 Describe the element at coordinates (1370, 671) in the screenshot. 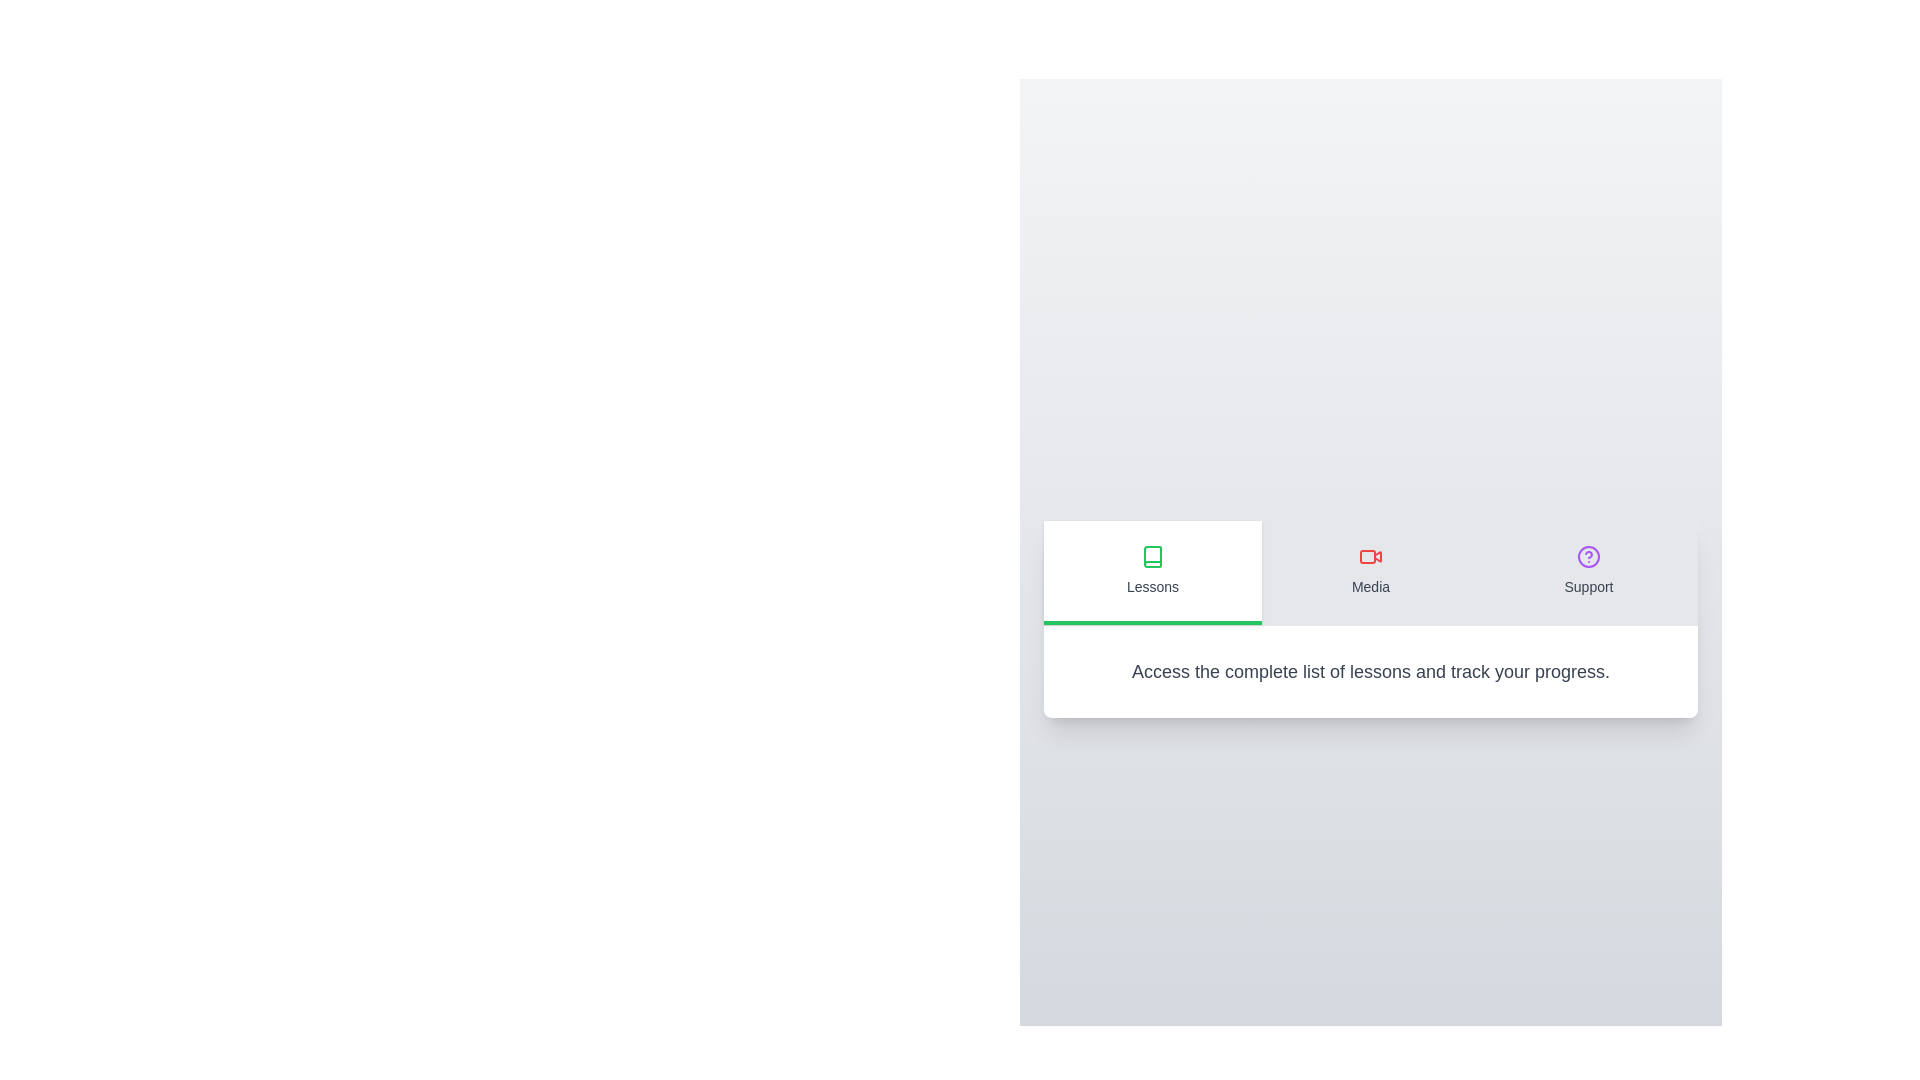

I see `the description area to read the text` at that location.